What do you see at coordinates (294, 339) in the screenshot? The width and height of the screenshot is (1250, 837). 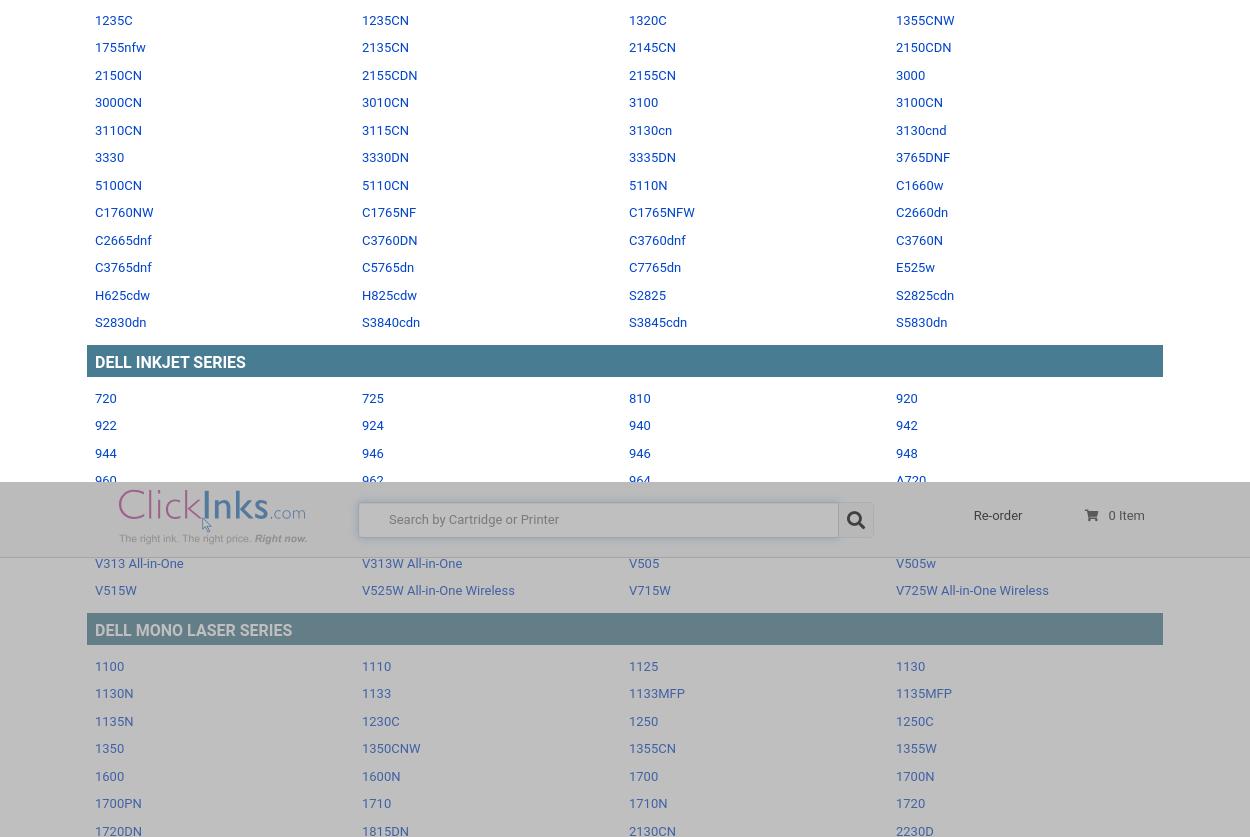 I see `'Dell Remanufactured Ink and Toner Cartridges'` at bounding box center [294, 339].